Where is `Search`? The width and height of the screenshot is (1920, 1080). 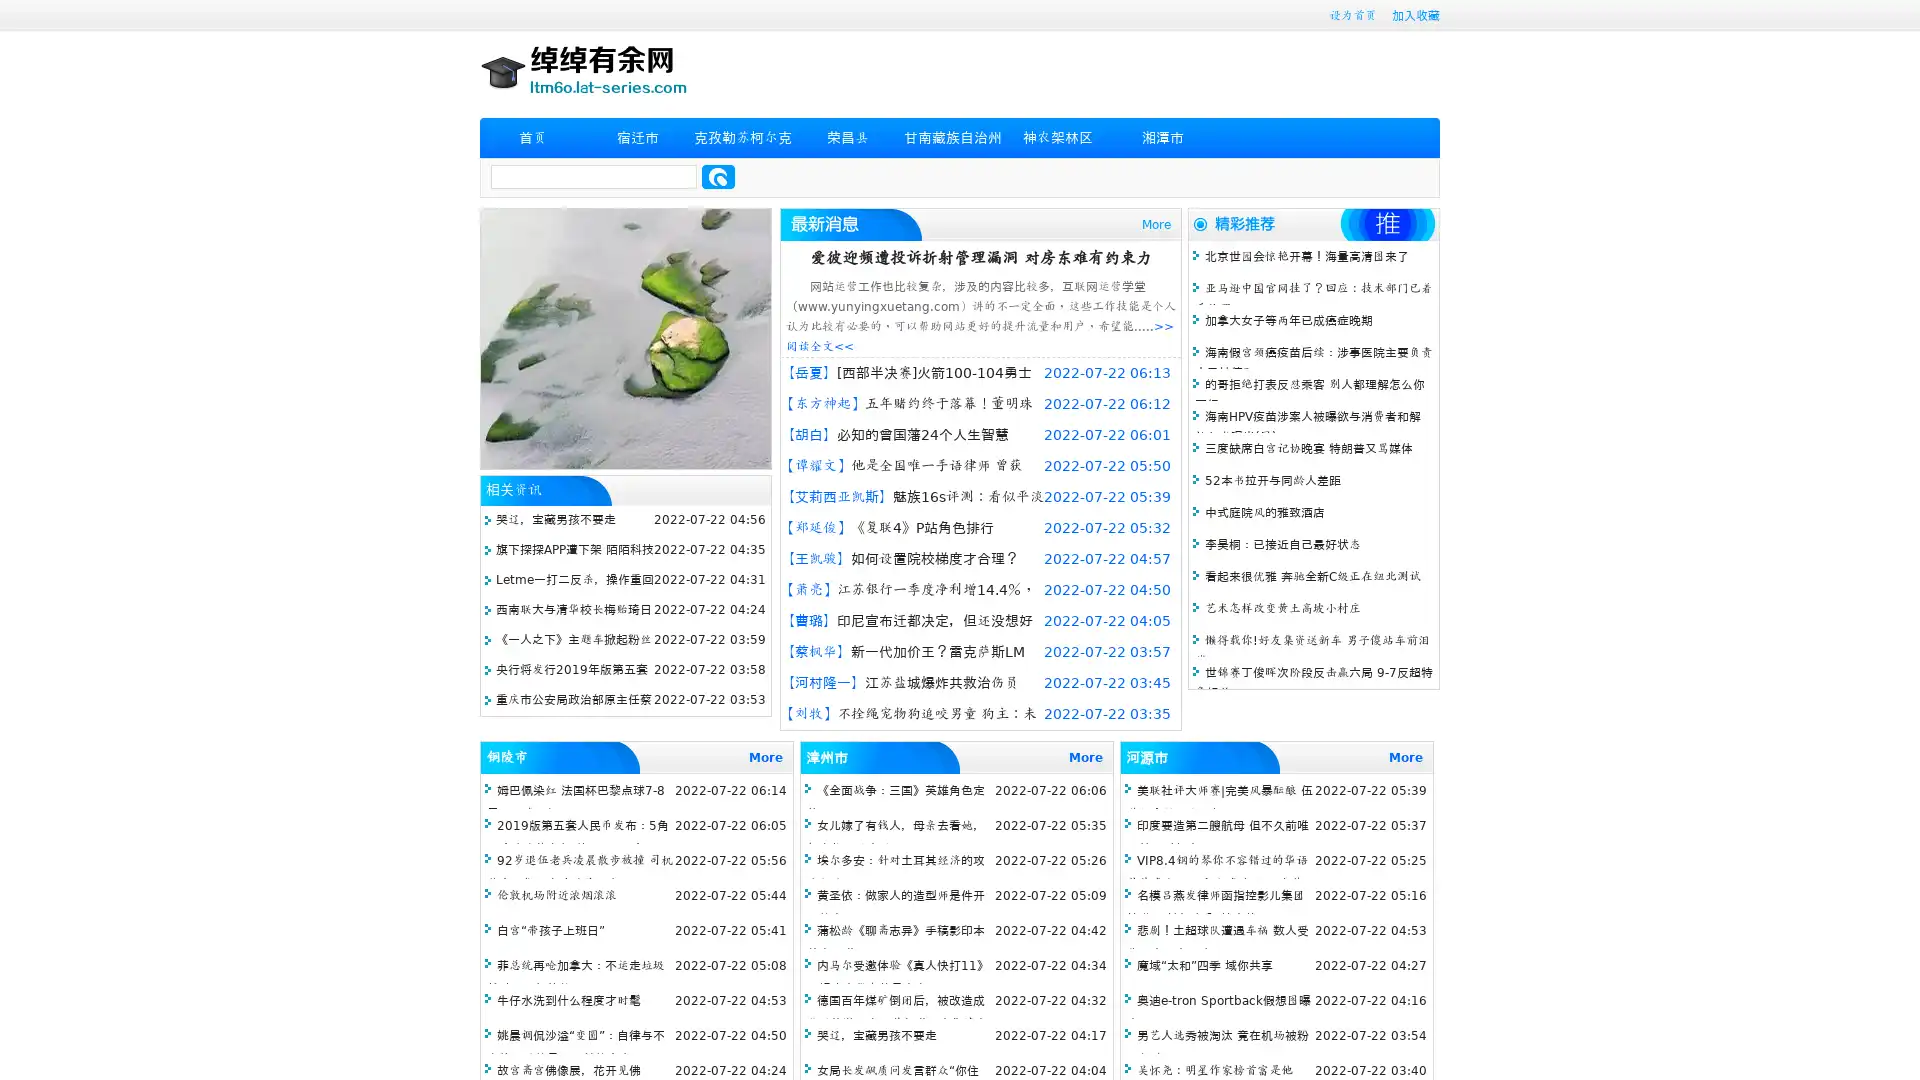
Search is located at coordinates (718, 176).